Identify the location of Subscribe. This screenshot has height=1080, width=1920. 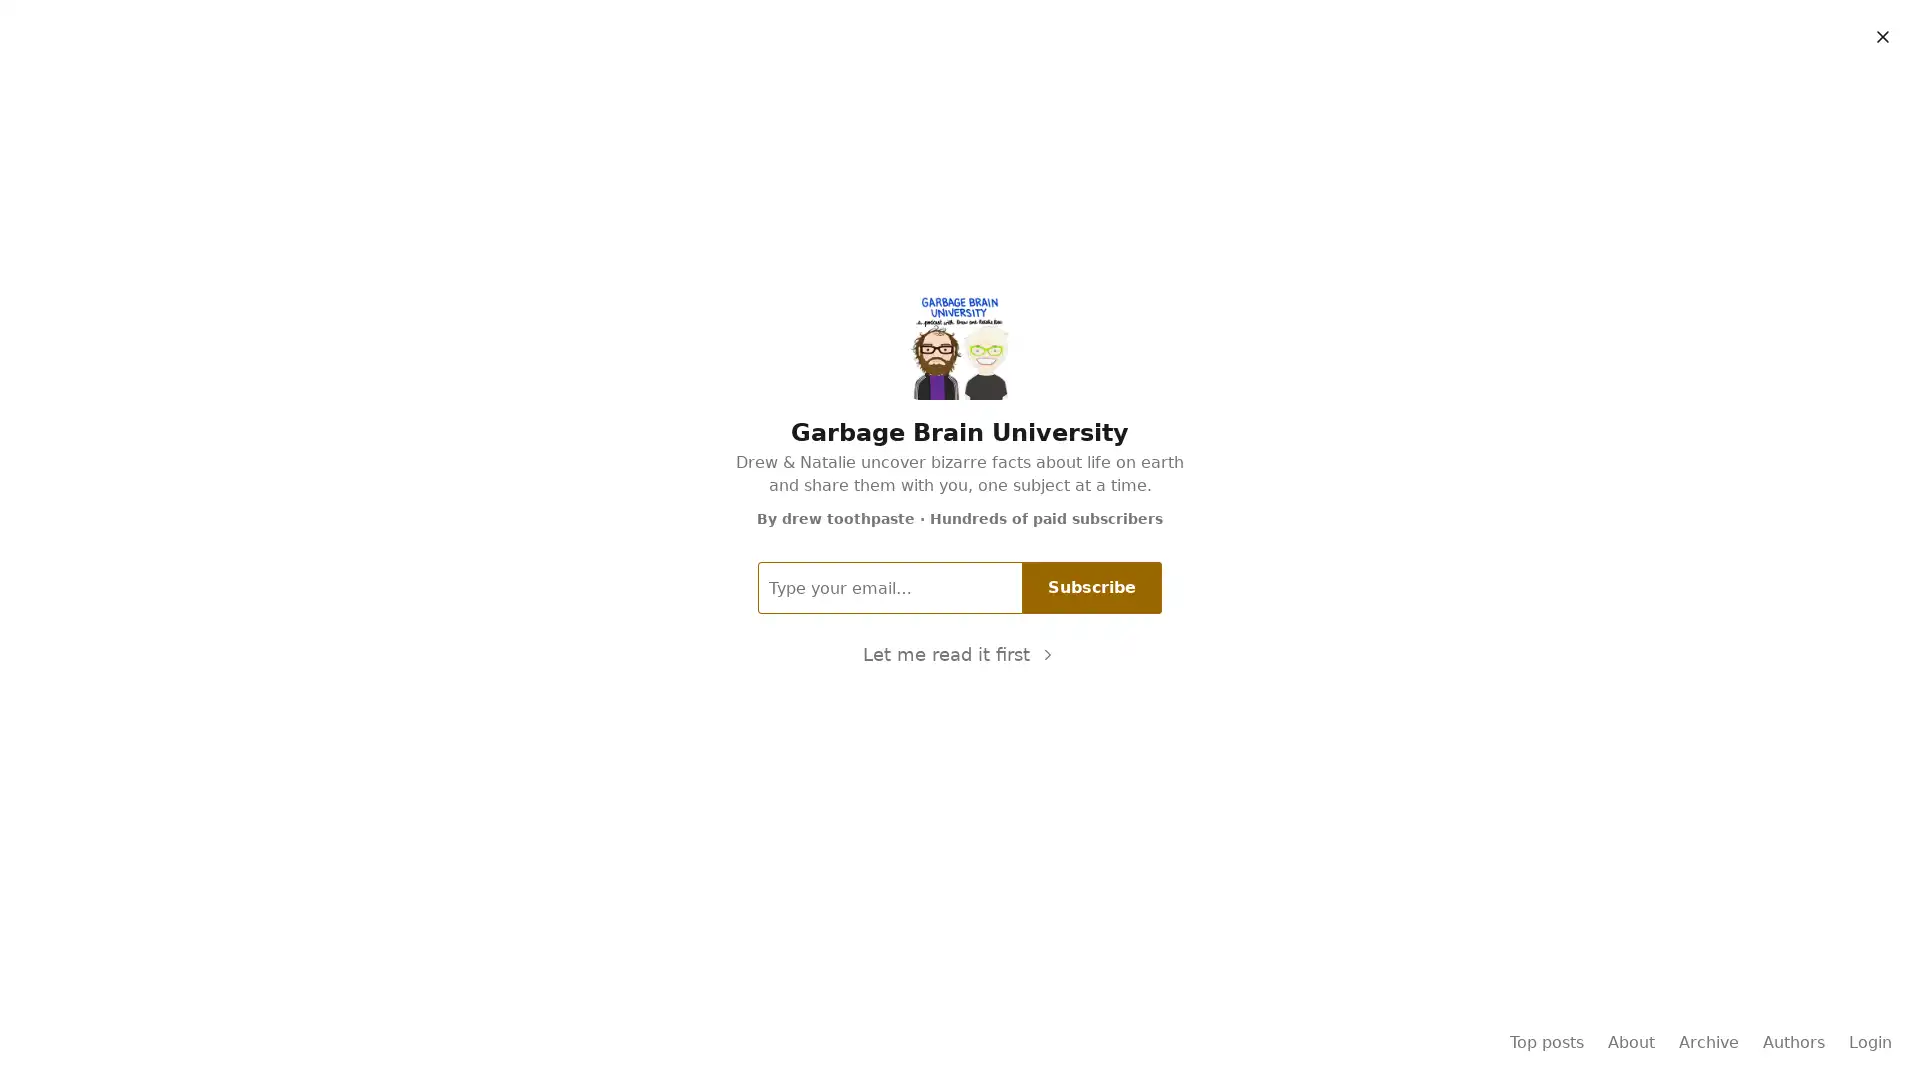
(1091, 586).